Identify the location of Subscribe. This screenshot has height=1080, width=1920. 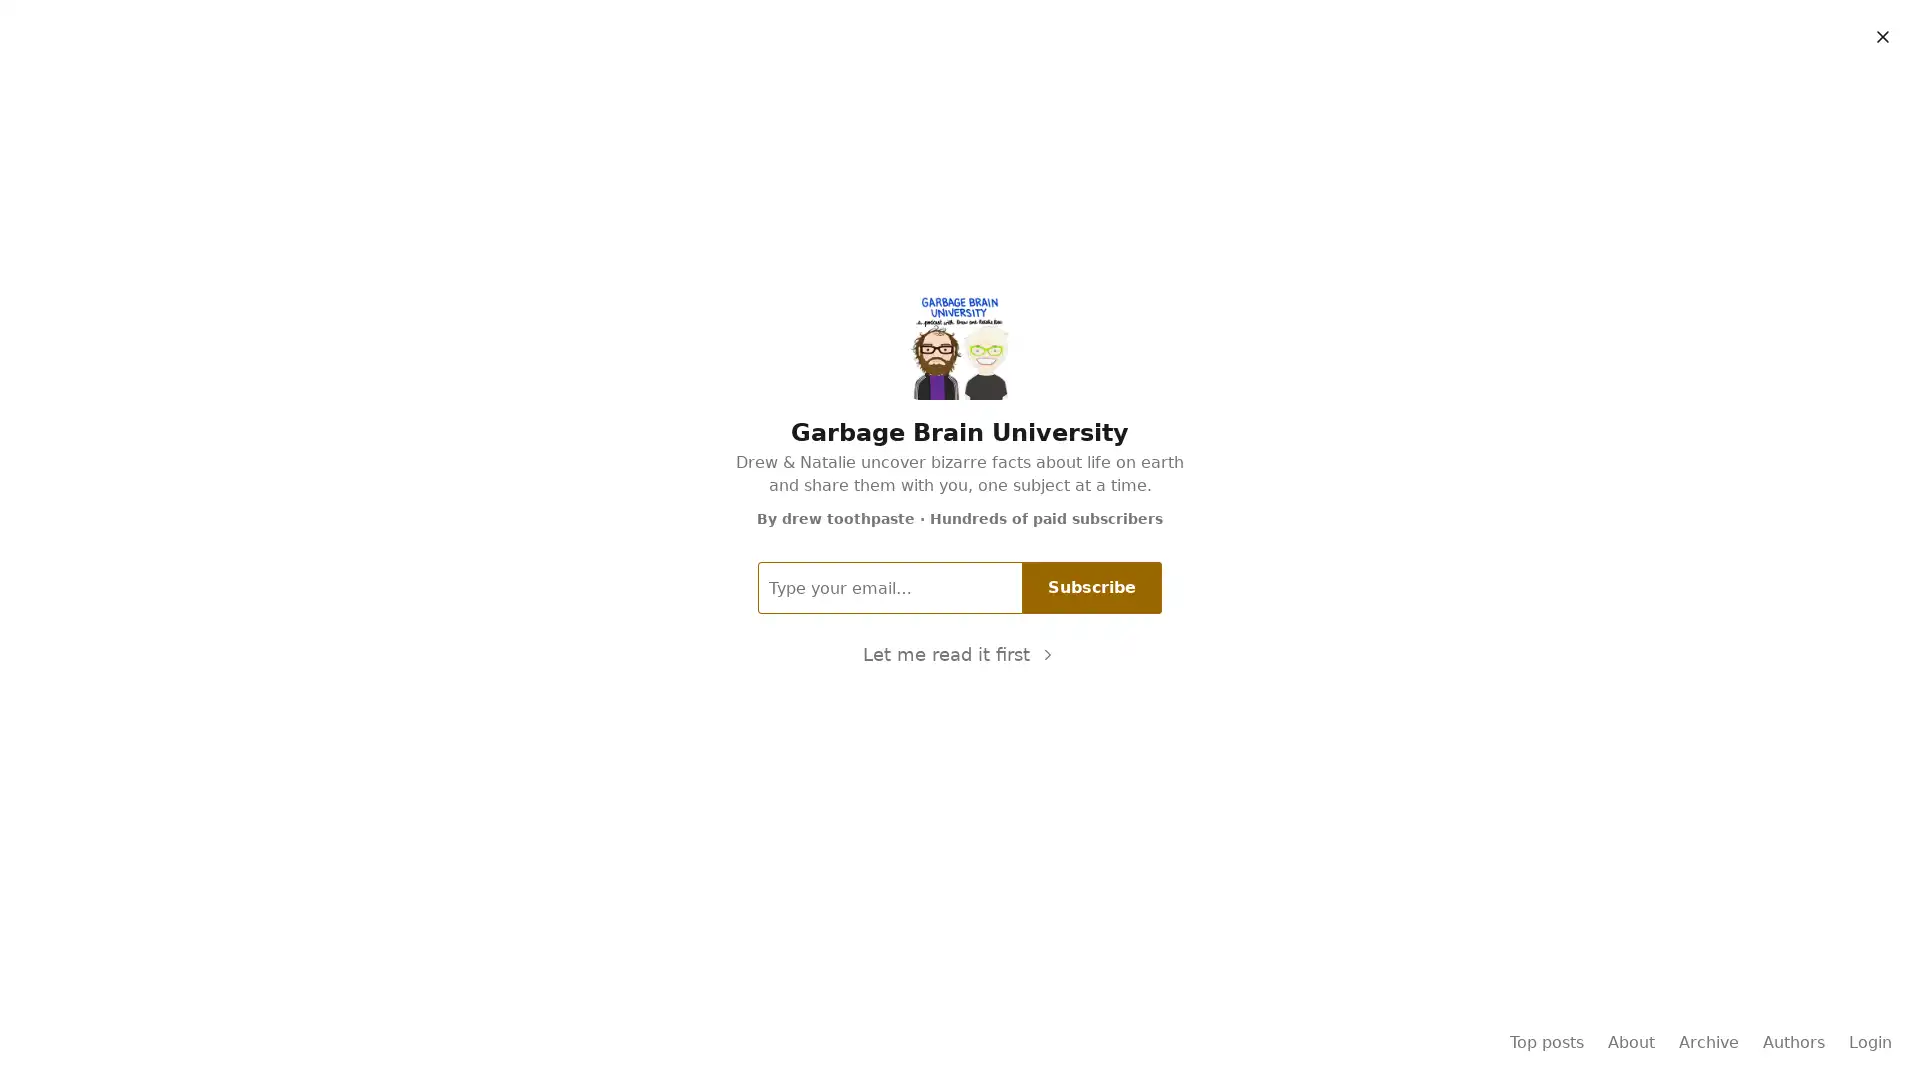
(1091, 586).